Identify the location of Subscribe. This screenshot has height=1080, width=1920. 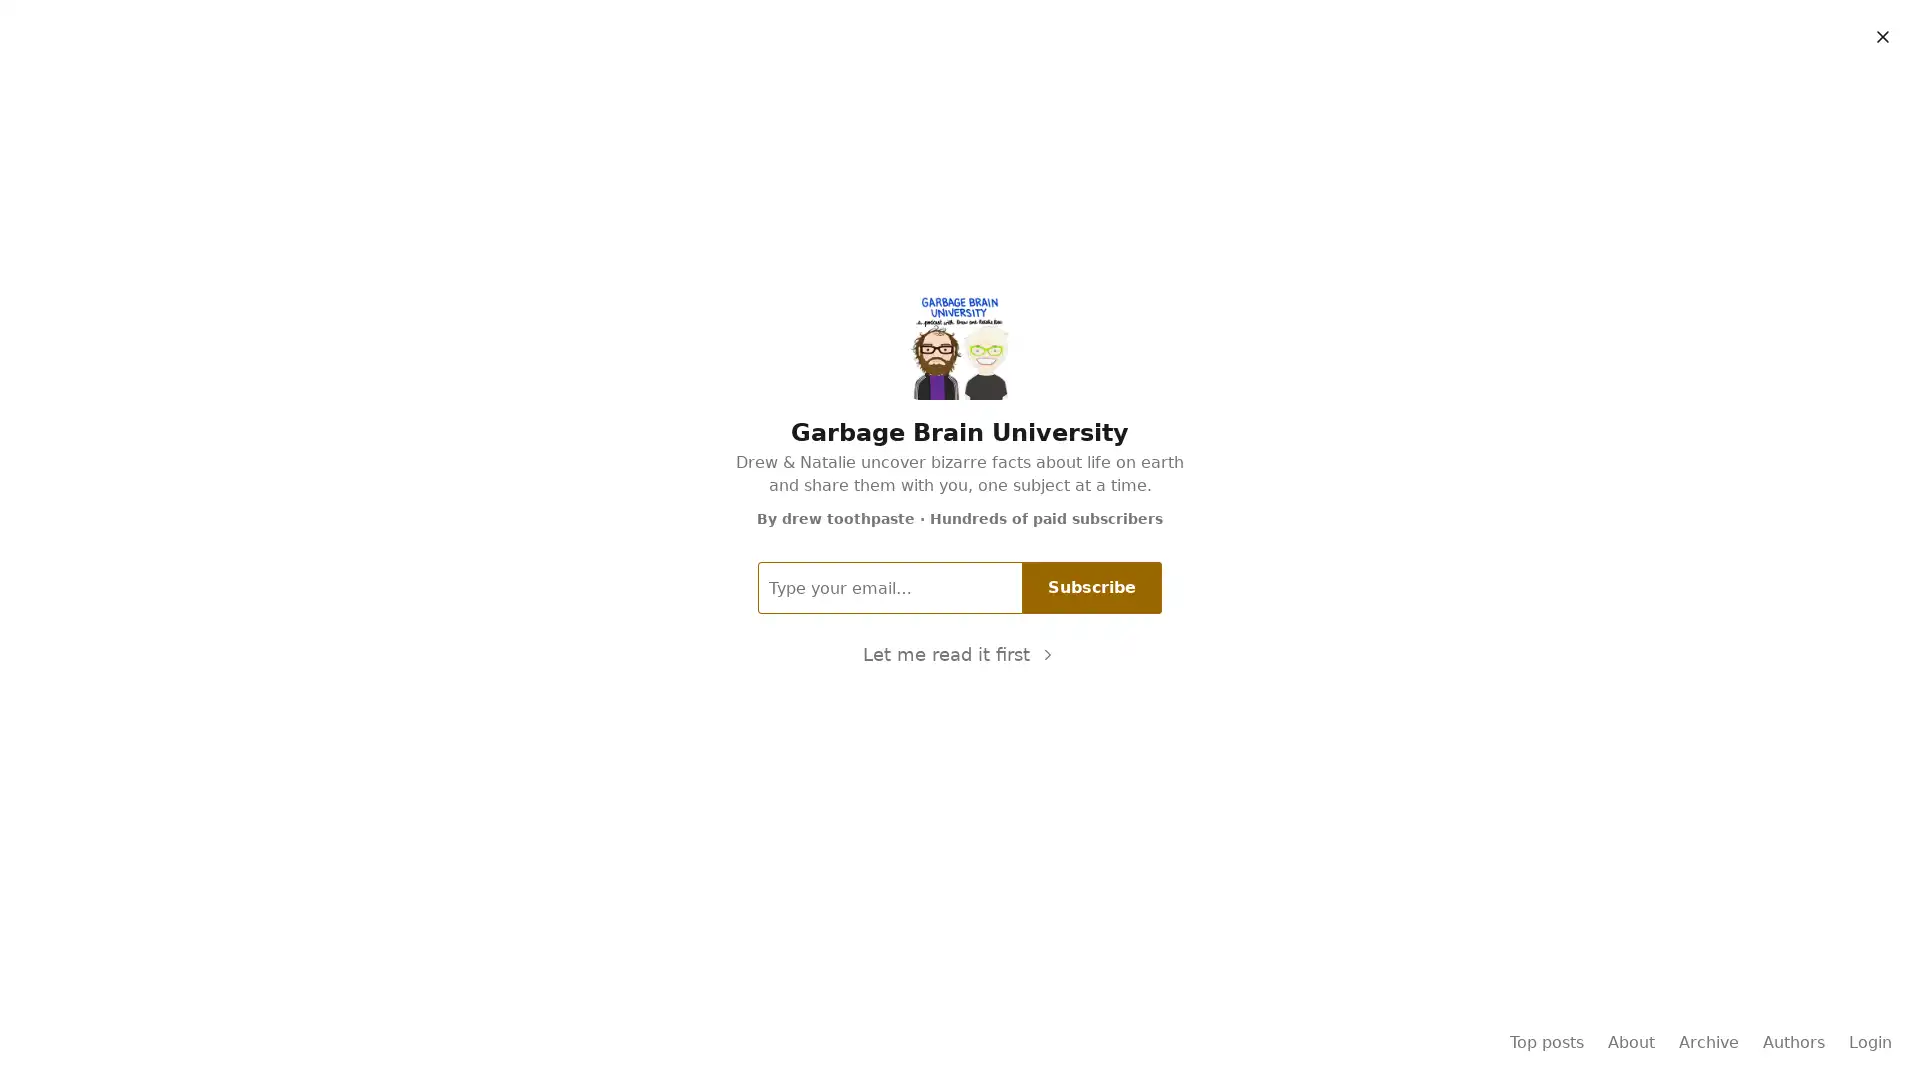
(1091, 586).